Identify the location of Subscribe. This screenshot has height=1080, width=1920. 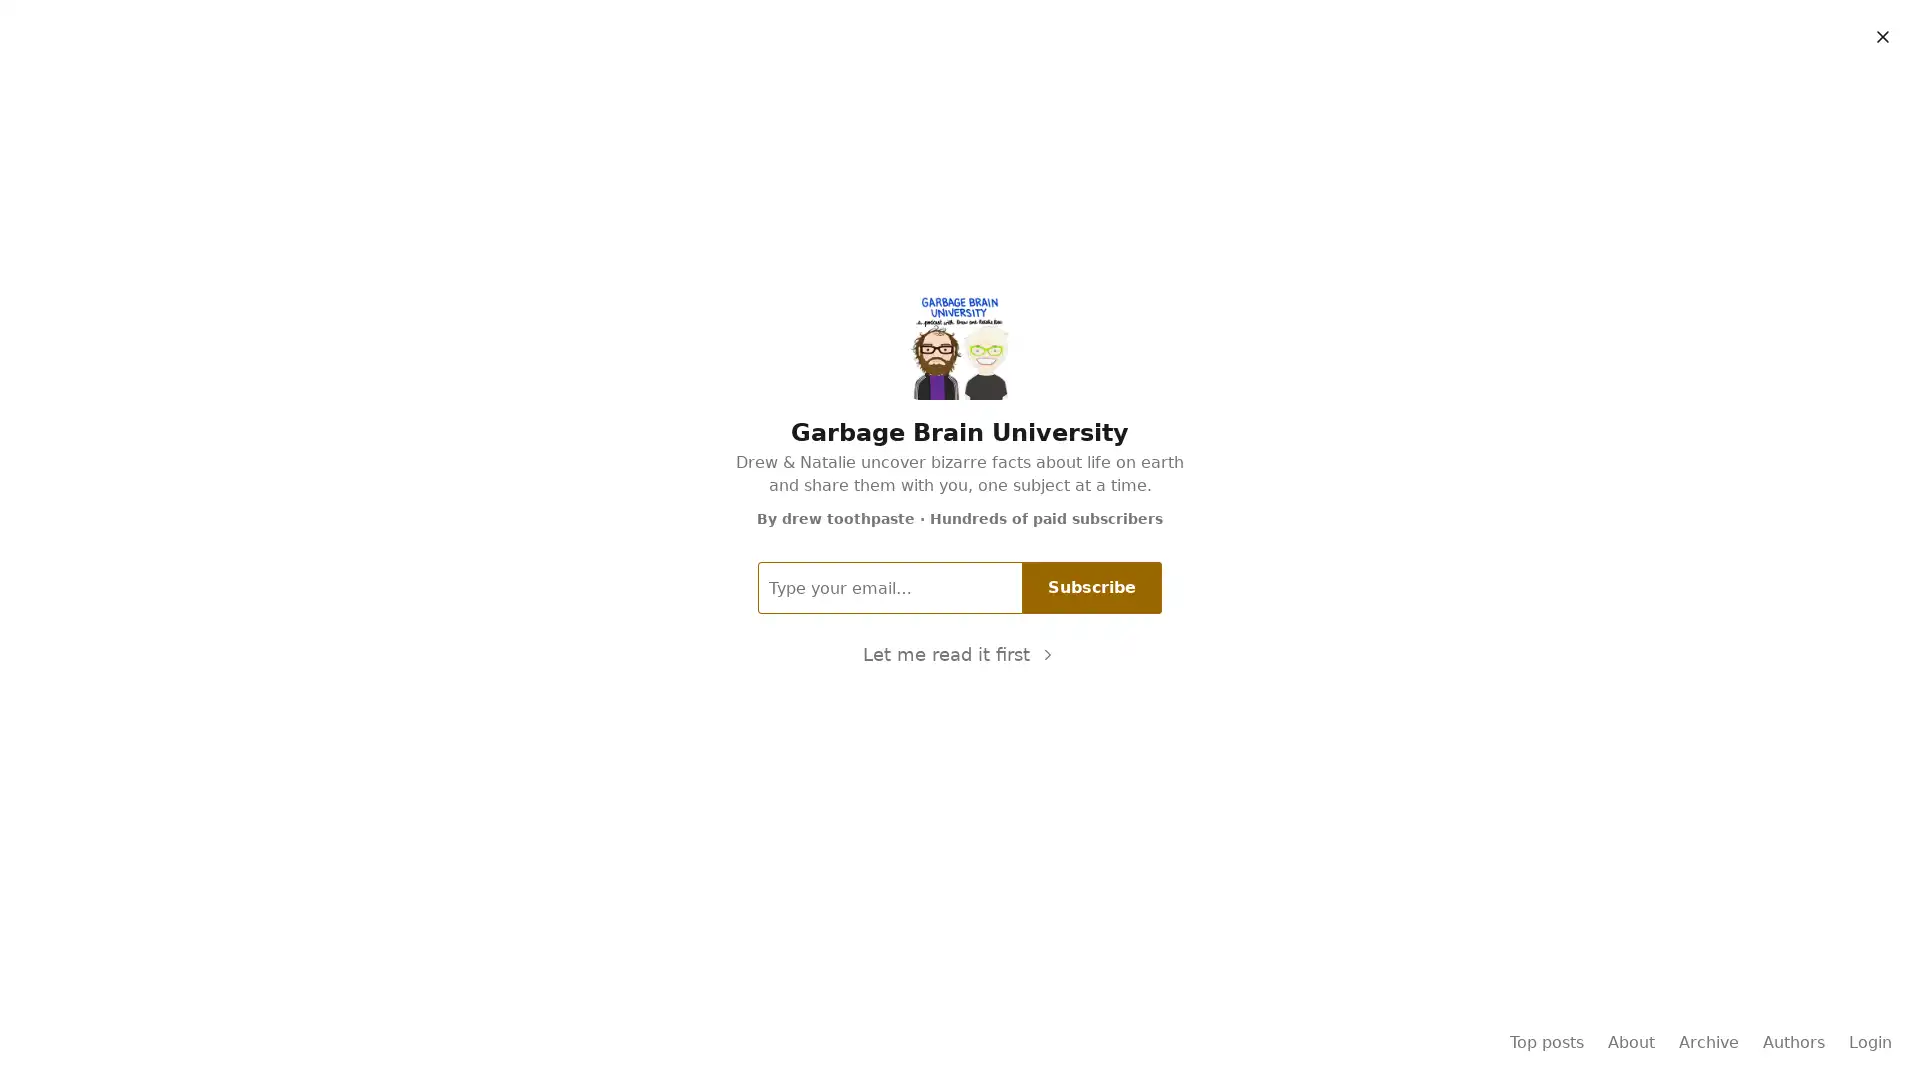
(1091, 586).